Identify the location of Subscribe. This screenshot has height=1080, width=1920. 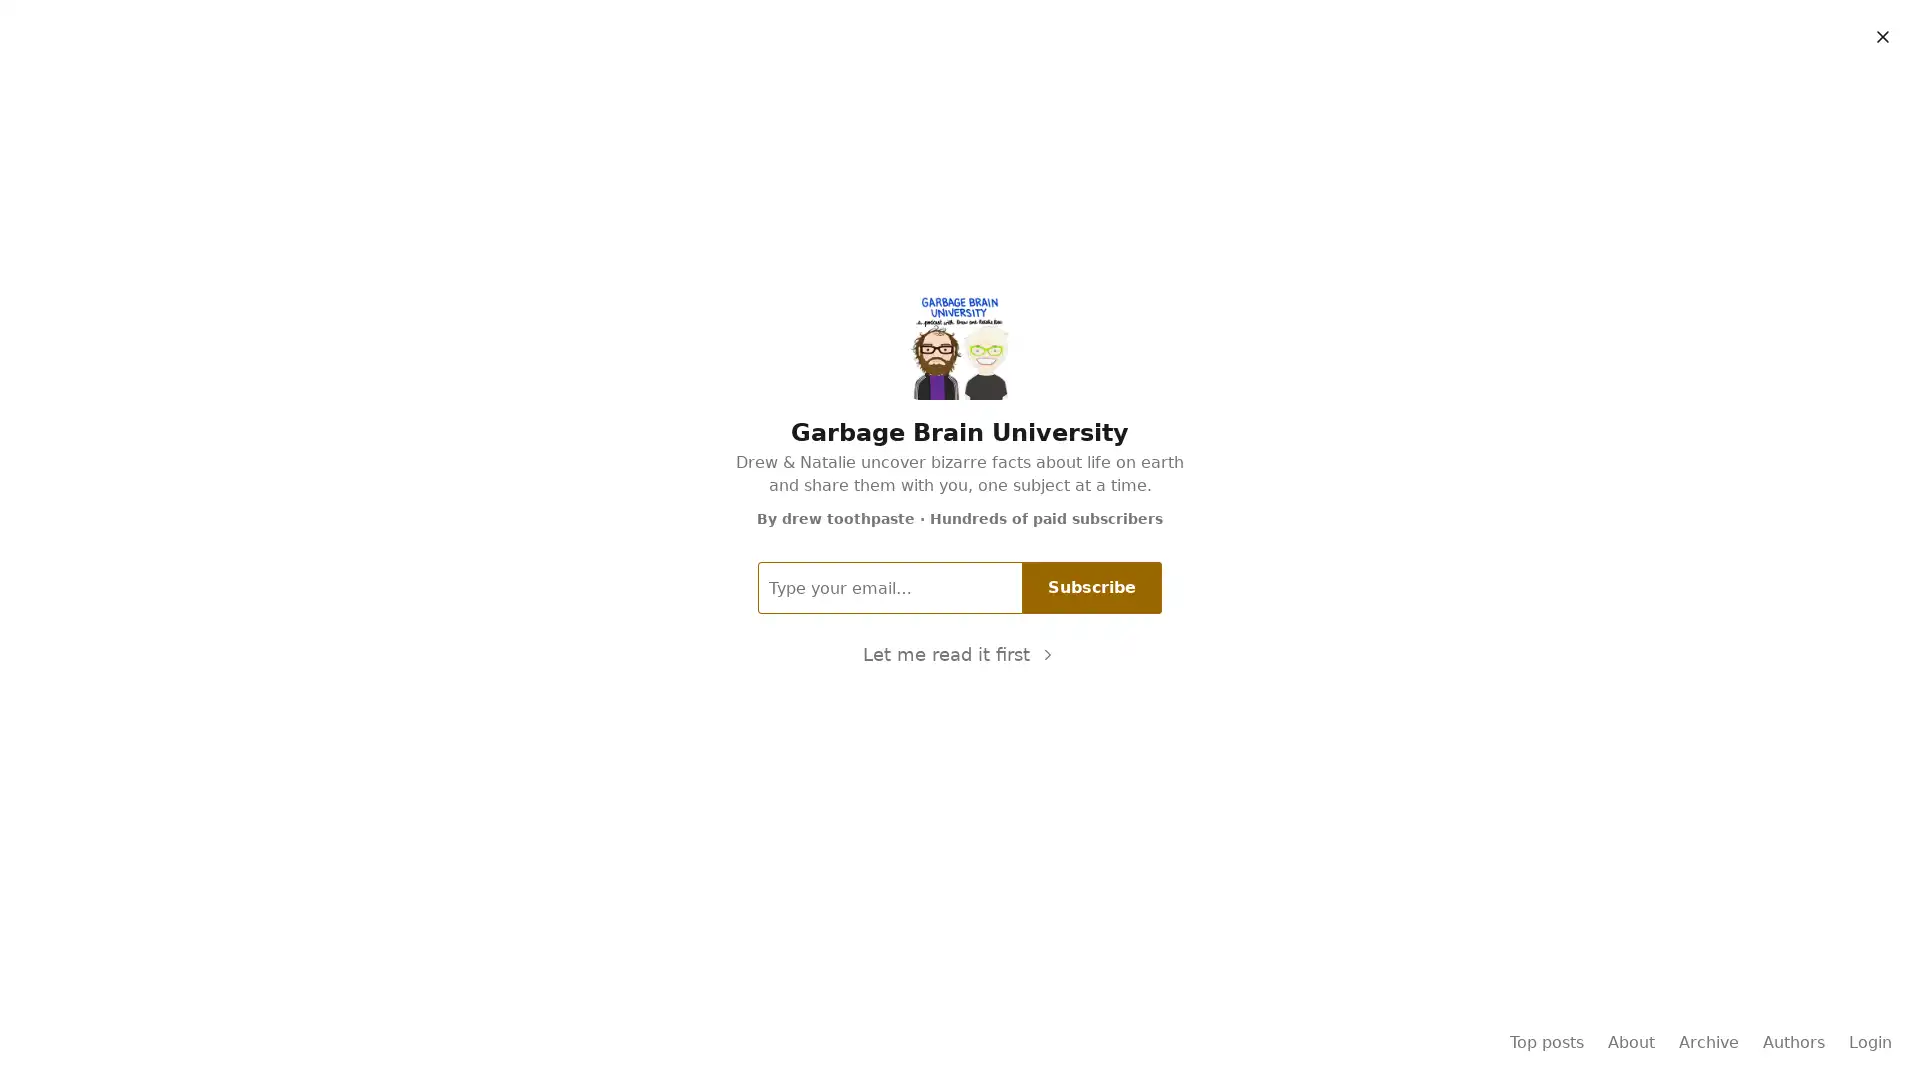
(1091, 586).